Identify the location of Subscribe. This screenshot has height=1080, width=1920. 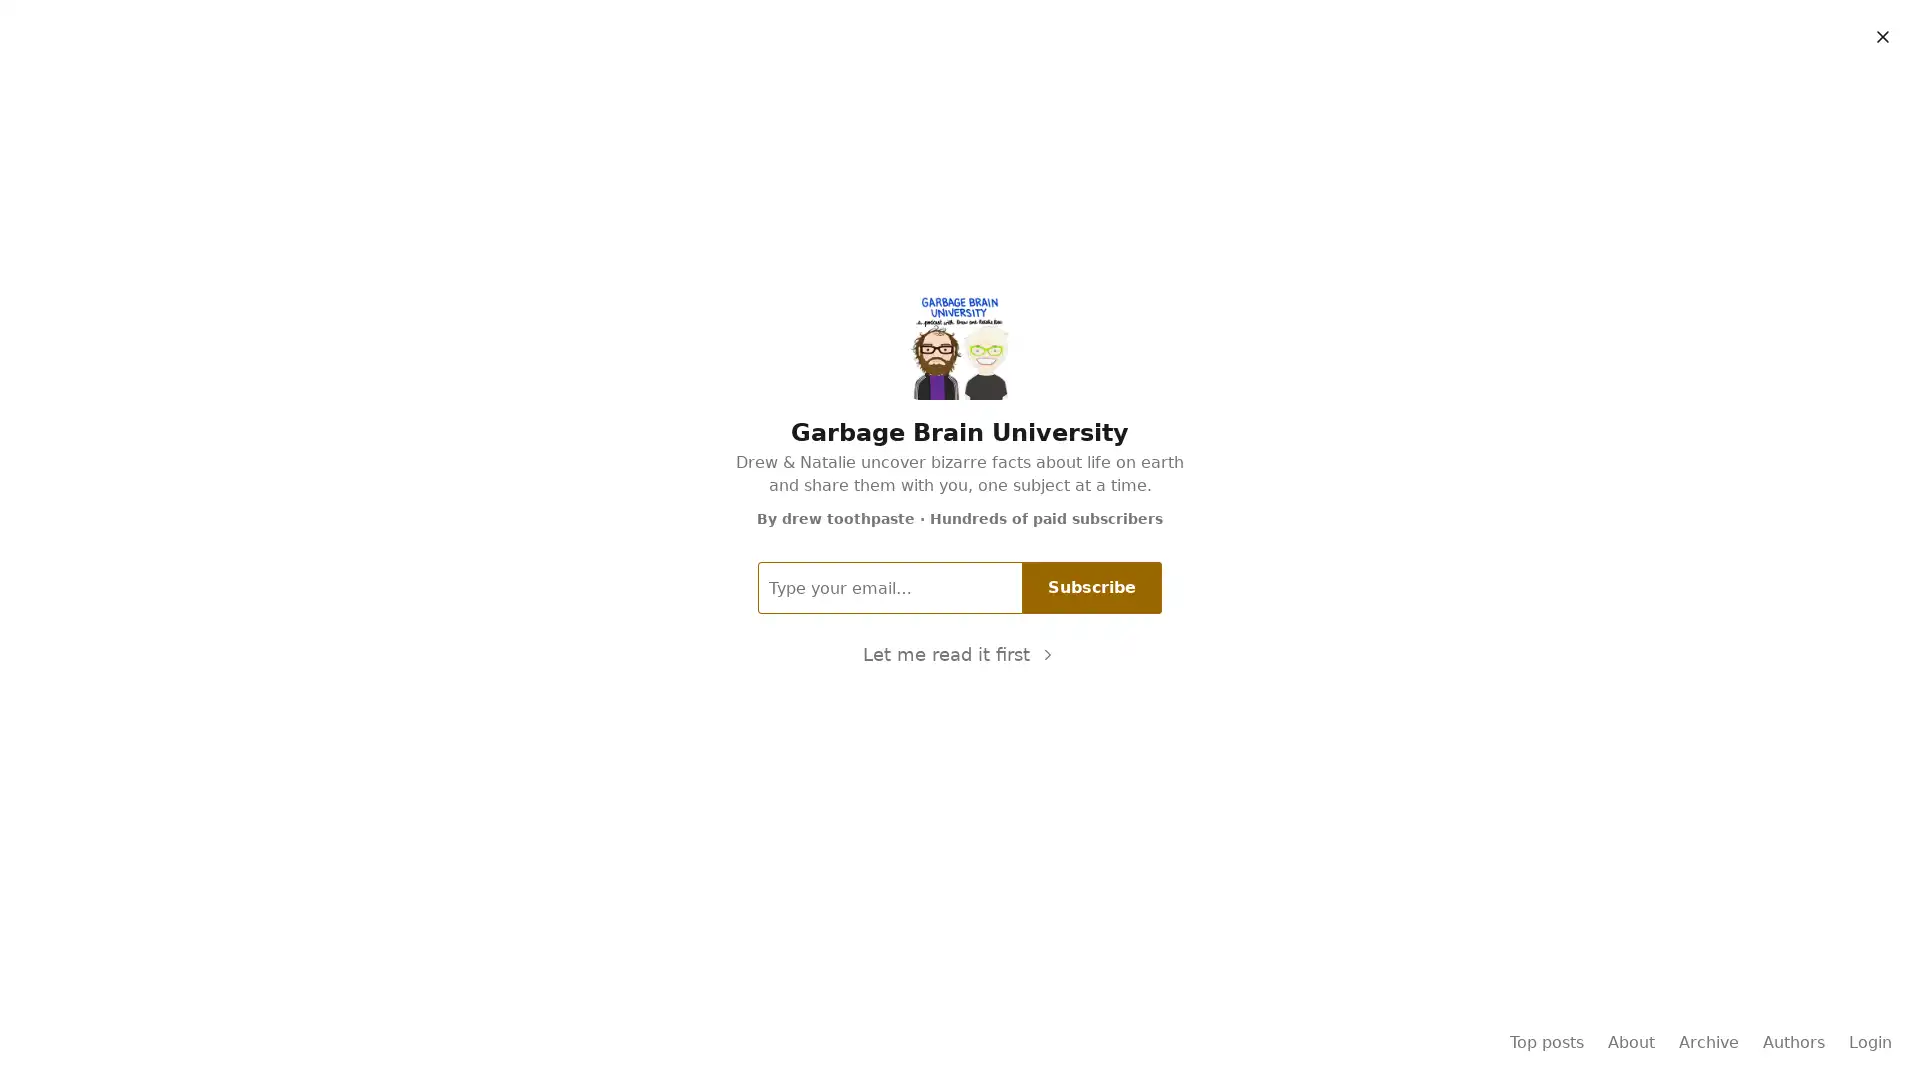
(1091, 586).